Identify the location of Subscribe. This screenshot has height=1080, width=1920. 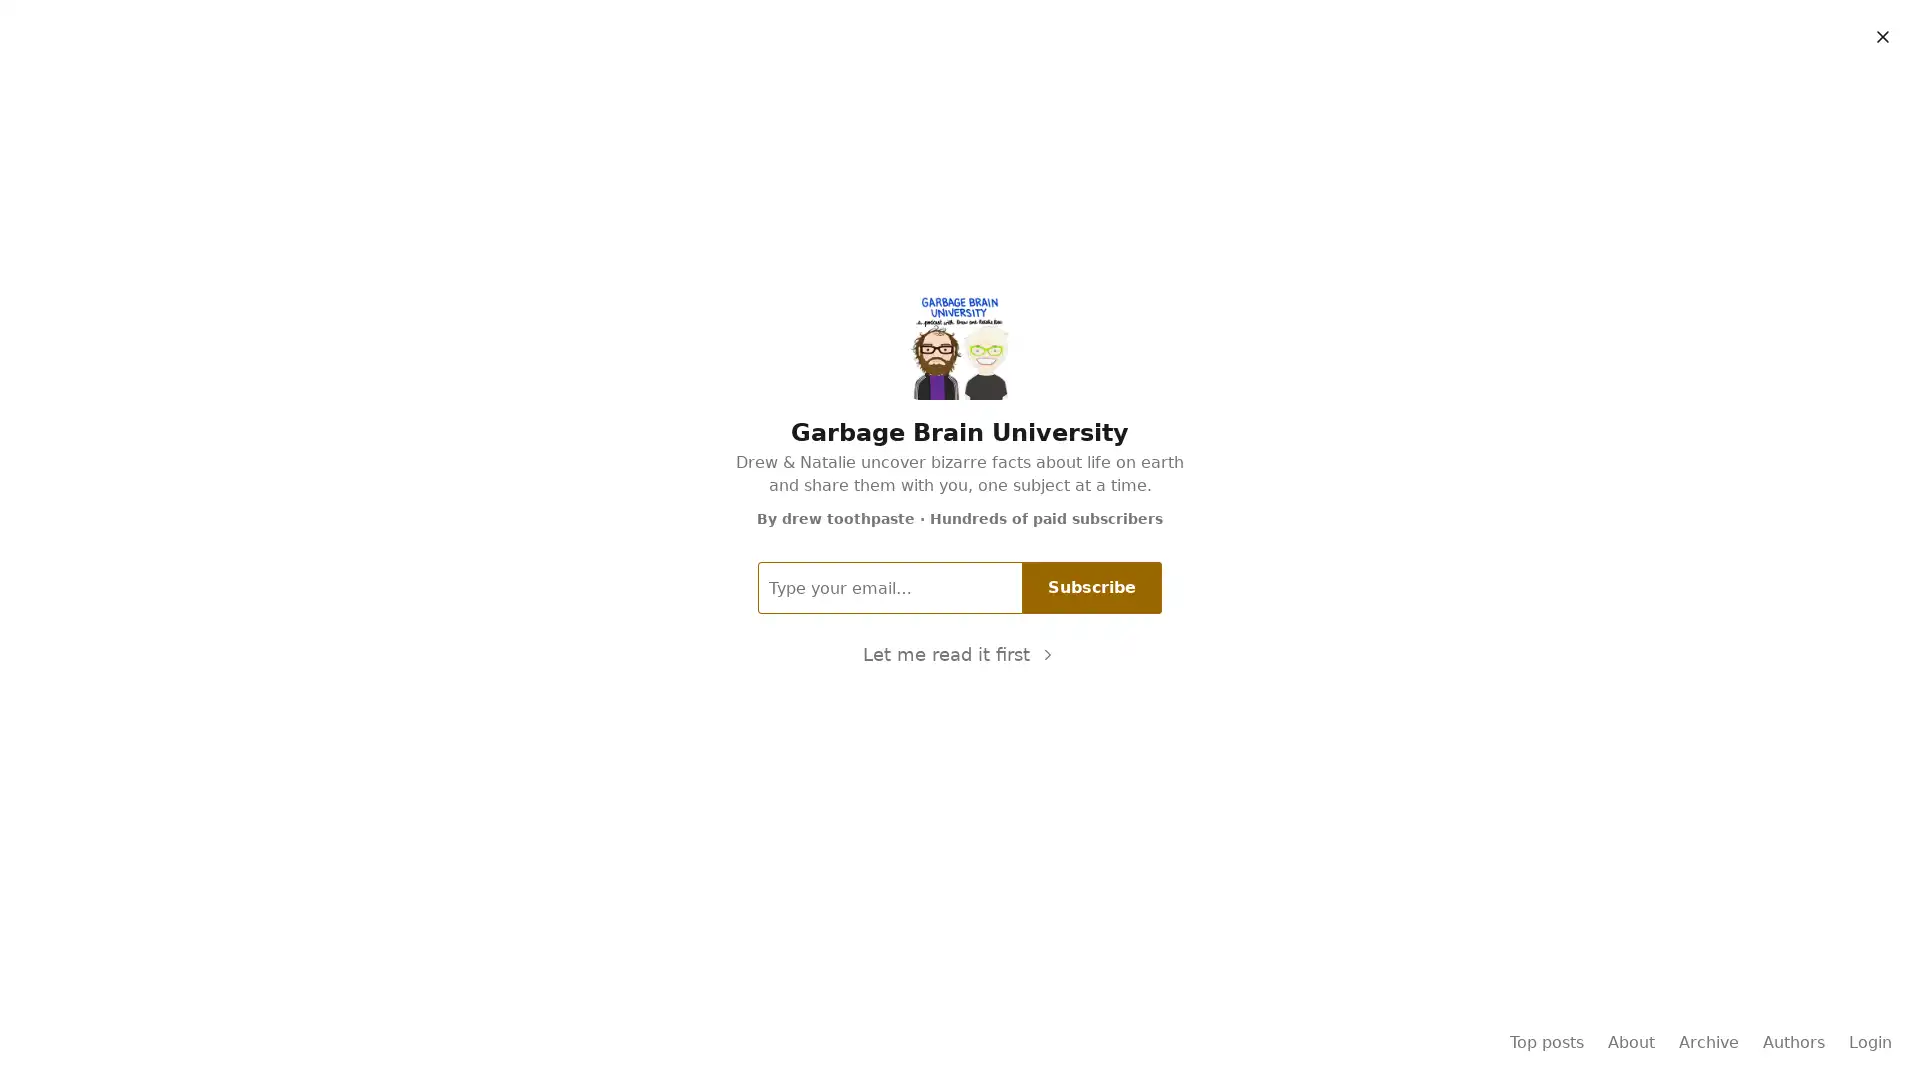
(1091, 586).